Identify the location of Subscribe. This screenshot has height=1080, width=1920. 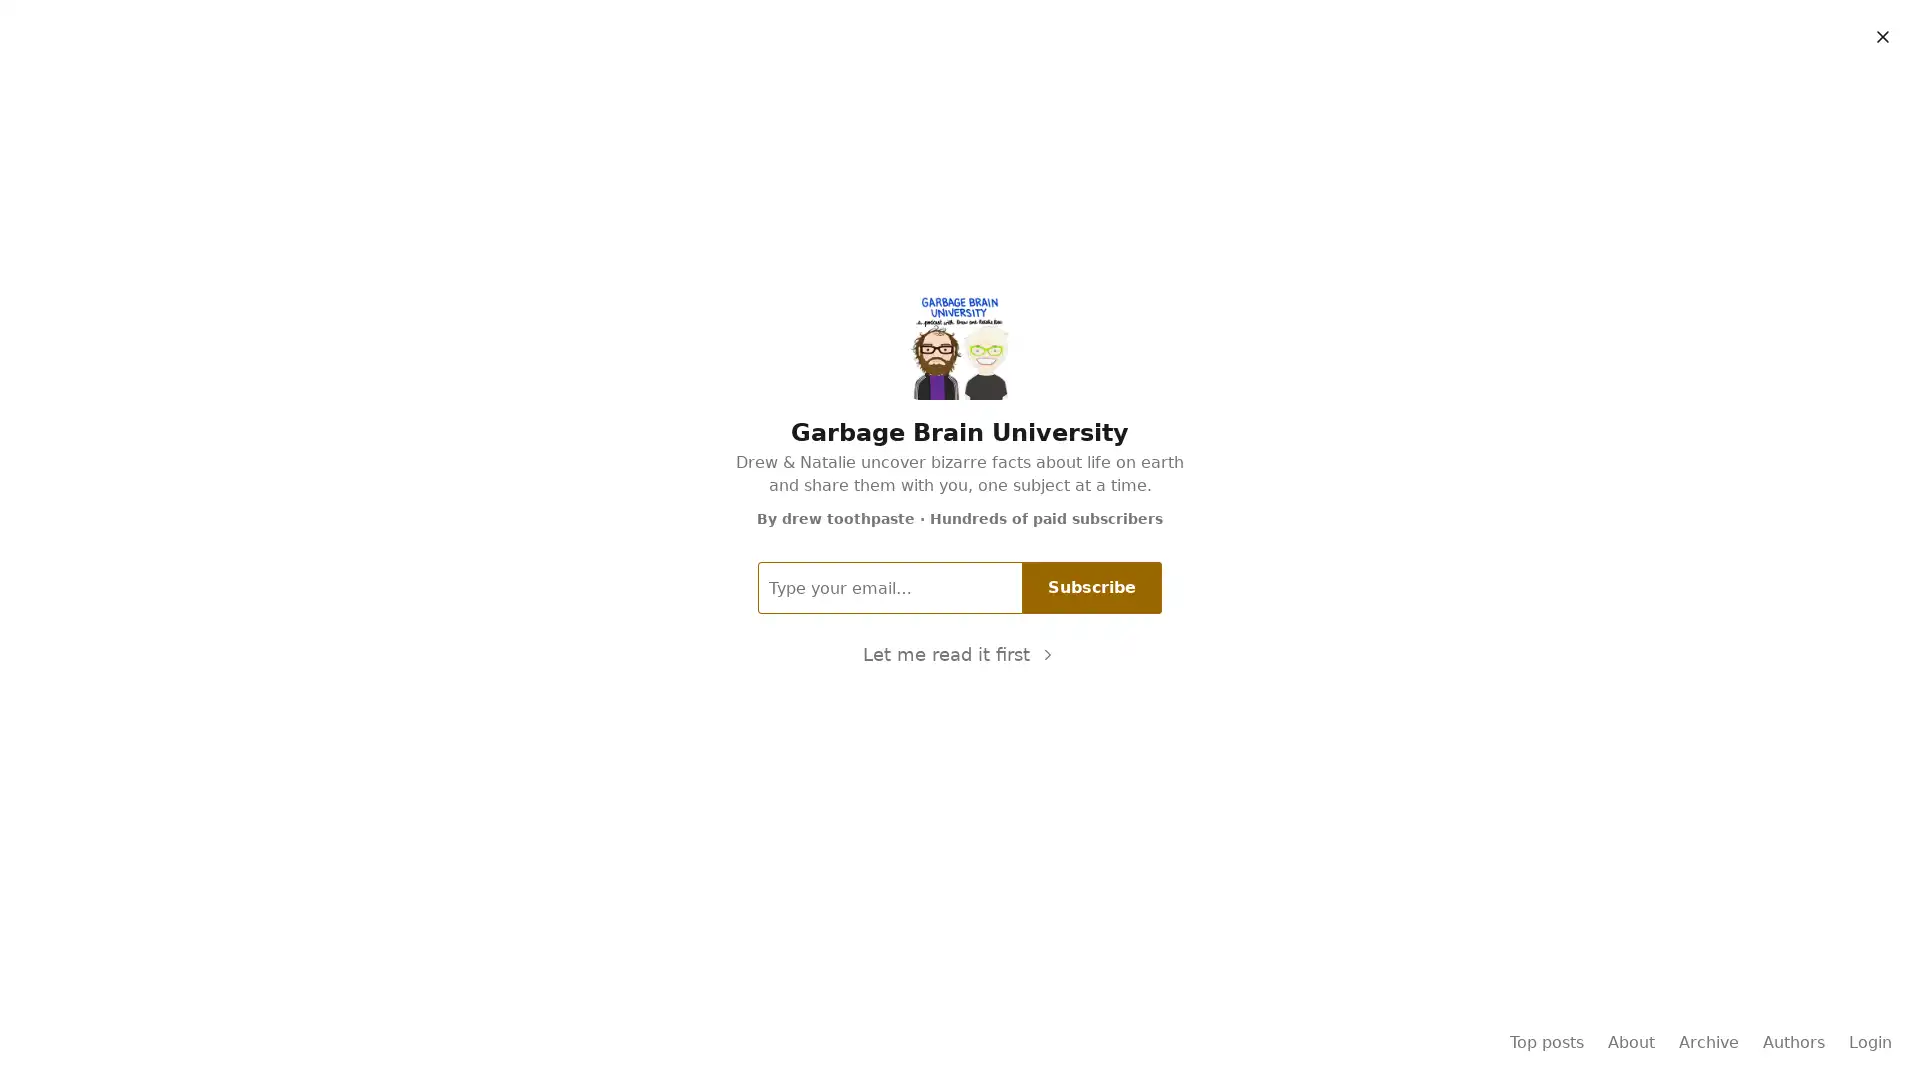
(1091, 586).